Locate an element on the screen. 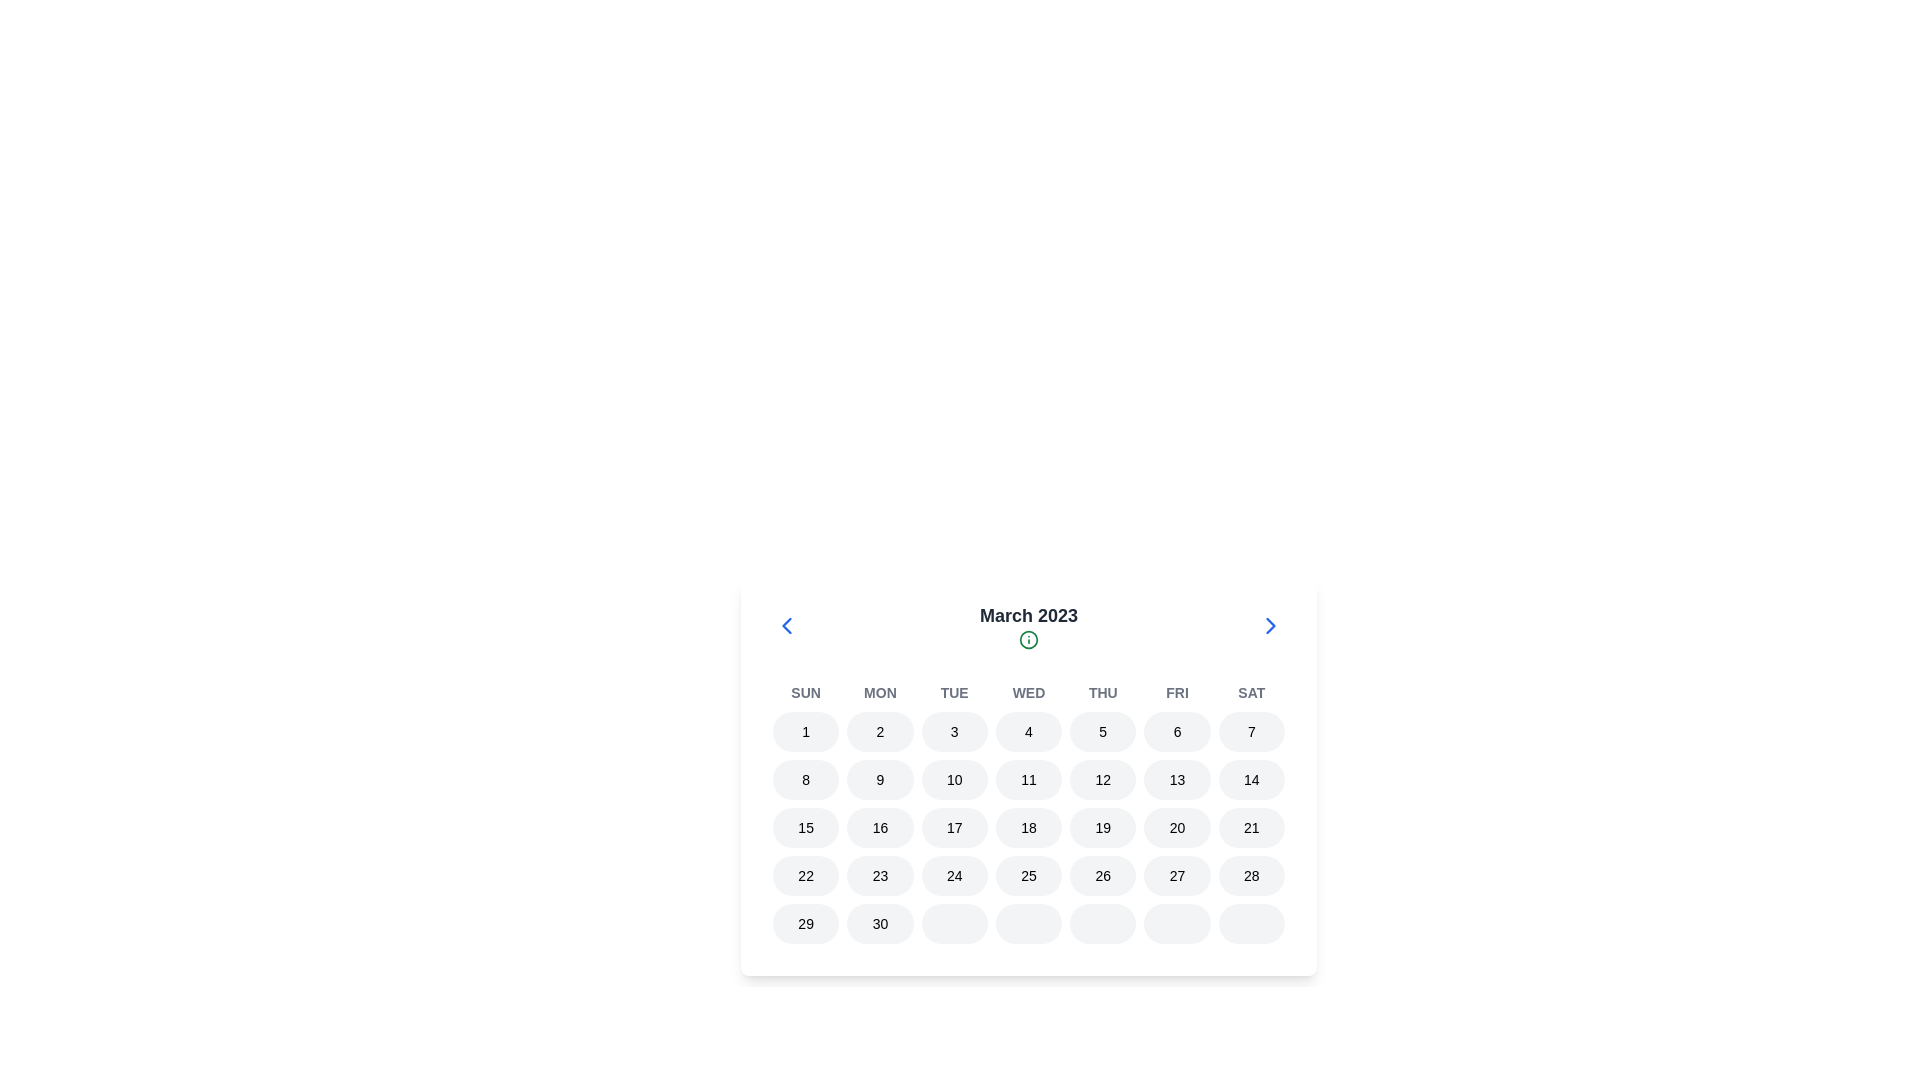  the marker located in the bottom-most row of the calendar interface, specifically in the sixth column (Friday) is located at coordinates (1177, 924).